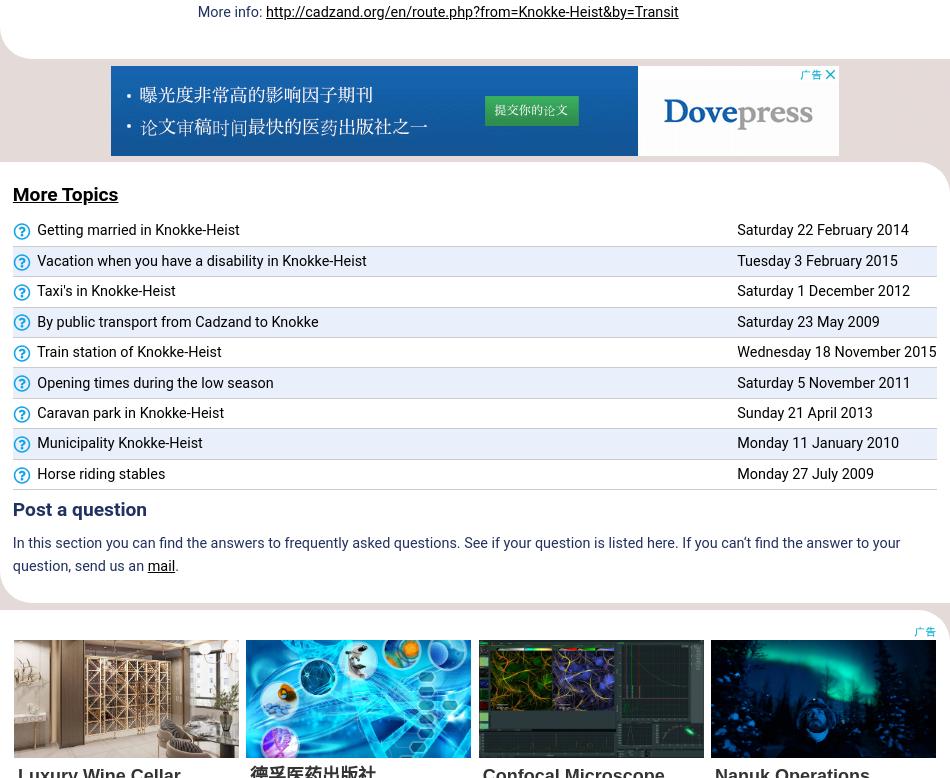 This screenshot has height=778, width=950. I want to click on 'Taxi's in Knokke-Heist', so click(32, 291).